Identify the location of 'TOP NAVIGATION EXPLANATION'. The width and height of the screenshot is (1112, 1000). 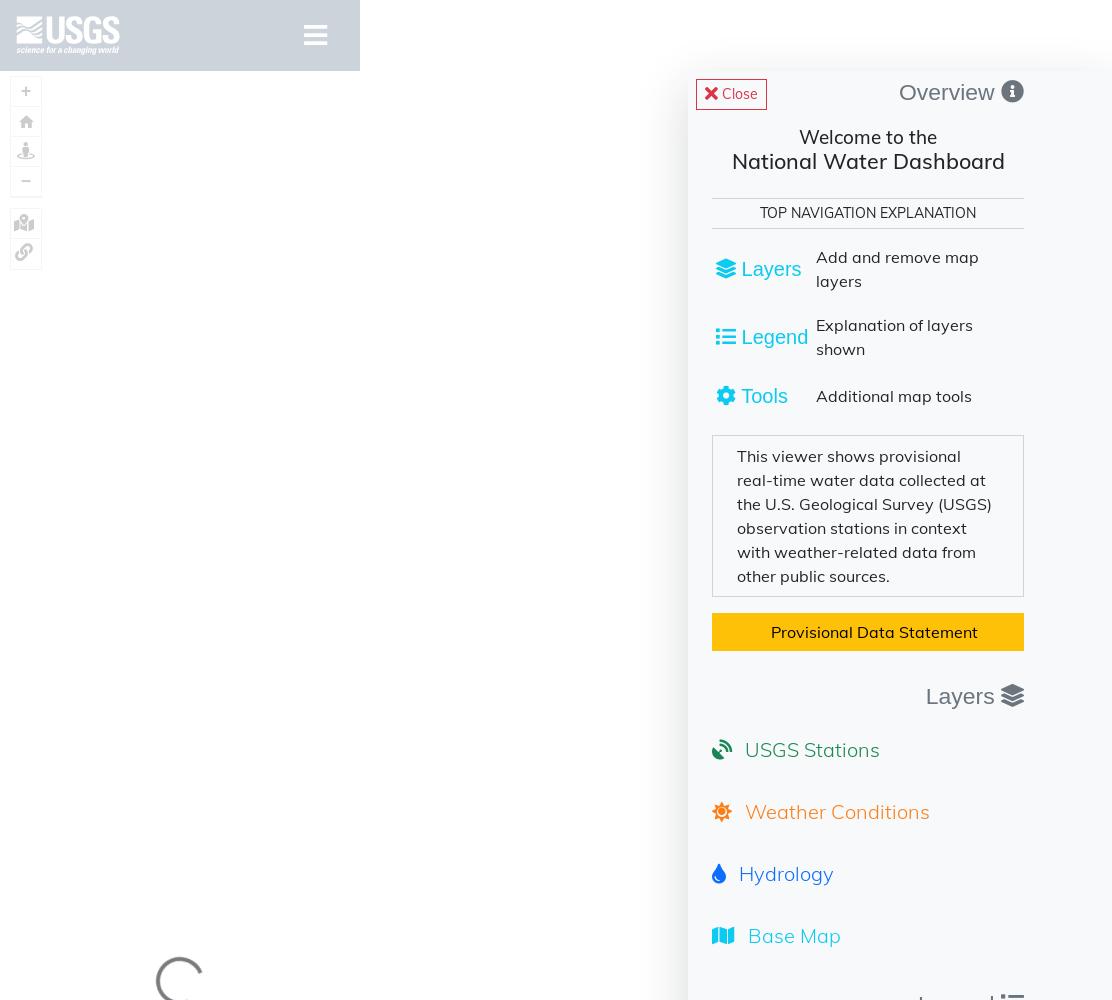
(868, 212).